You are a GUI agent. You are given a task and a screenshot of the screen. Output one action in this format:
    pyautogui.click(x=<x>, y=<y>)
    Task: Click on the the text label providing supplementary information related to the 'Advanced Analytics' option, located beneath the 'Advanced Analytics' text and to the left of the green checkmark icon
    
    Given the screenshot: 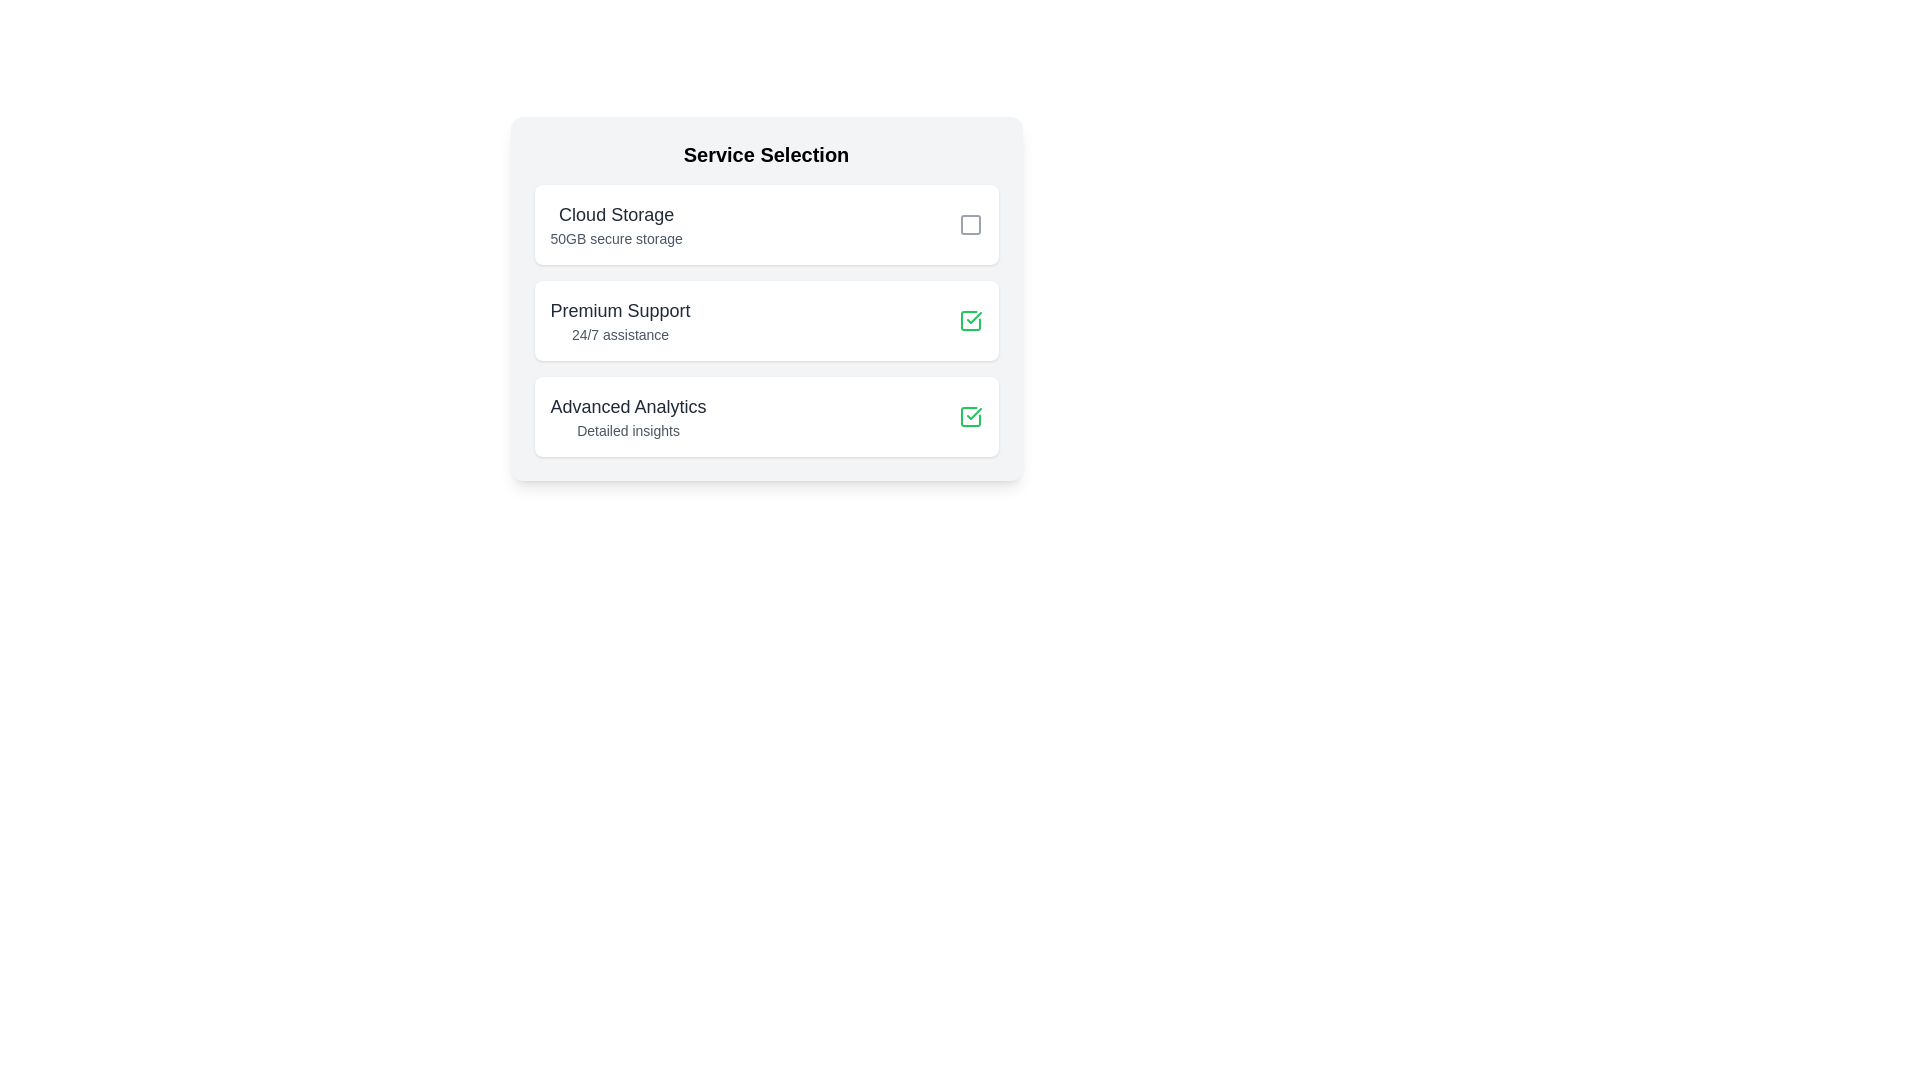 What is the action you would take?
    pyautogui.click(x=627, y=430)
    